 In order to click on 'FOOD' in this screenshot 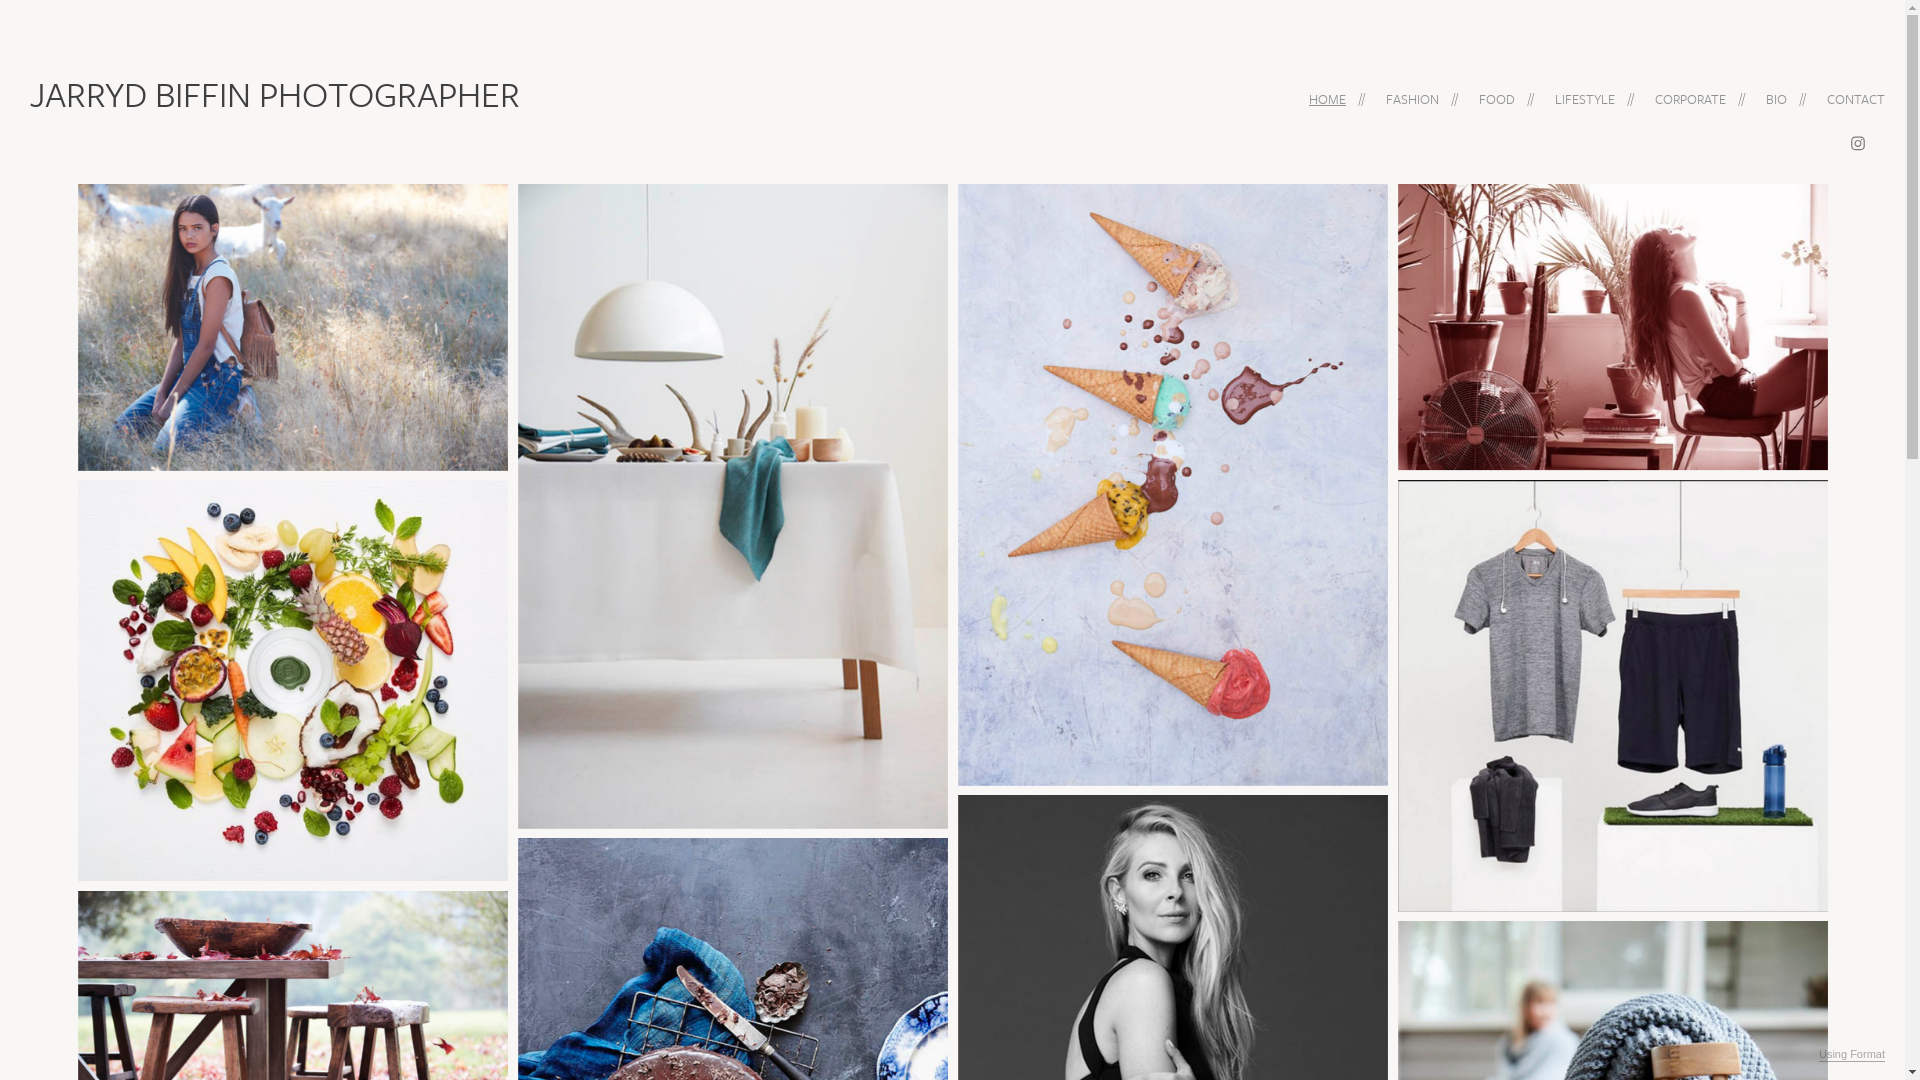, I will do `click(1497, 96)`.